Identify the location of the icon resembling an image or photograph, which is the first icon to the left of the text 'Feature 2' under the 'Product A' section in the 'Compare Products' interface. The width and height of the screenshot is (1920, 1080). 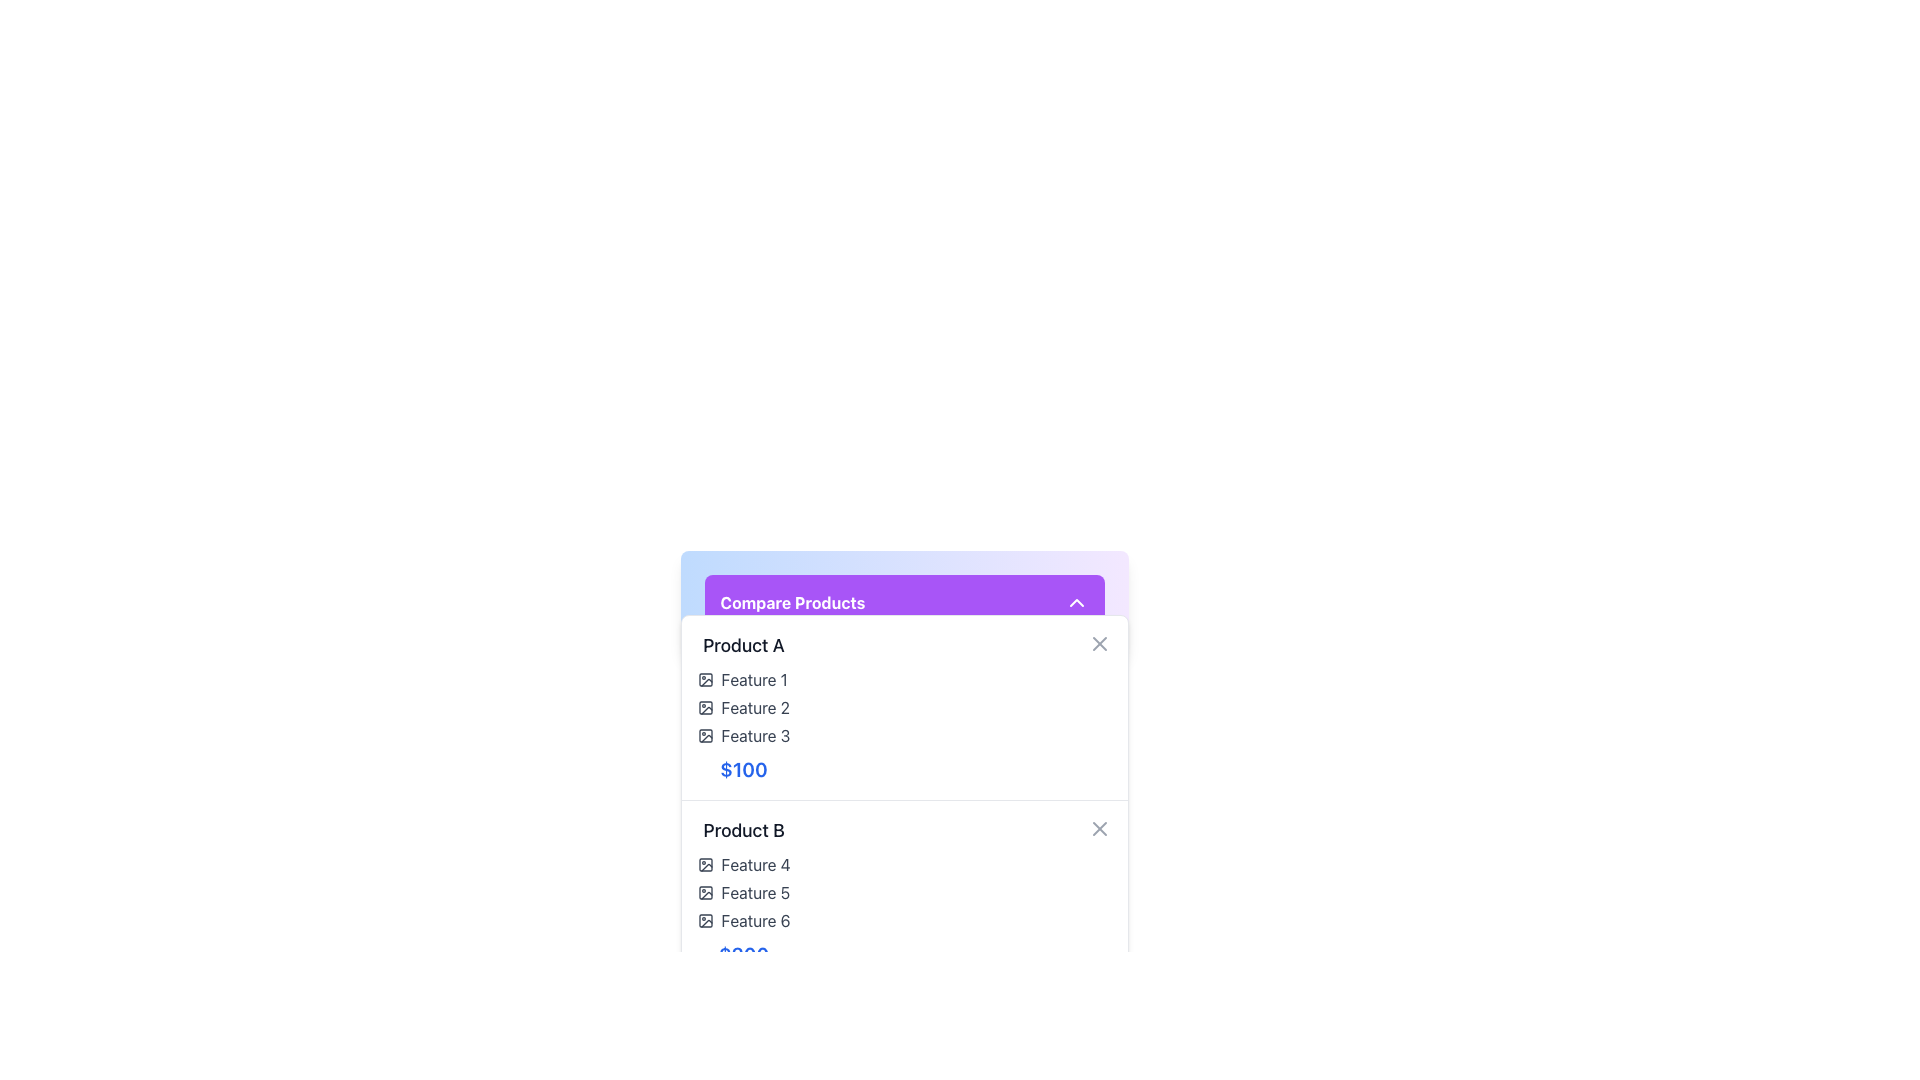
(705, 707).